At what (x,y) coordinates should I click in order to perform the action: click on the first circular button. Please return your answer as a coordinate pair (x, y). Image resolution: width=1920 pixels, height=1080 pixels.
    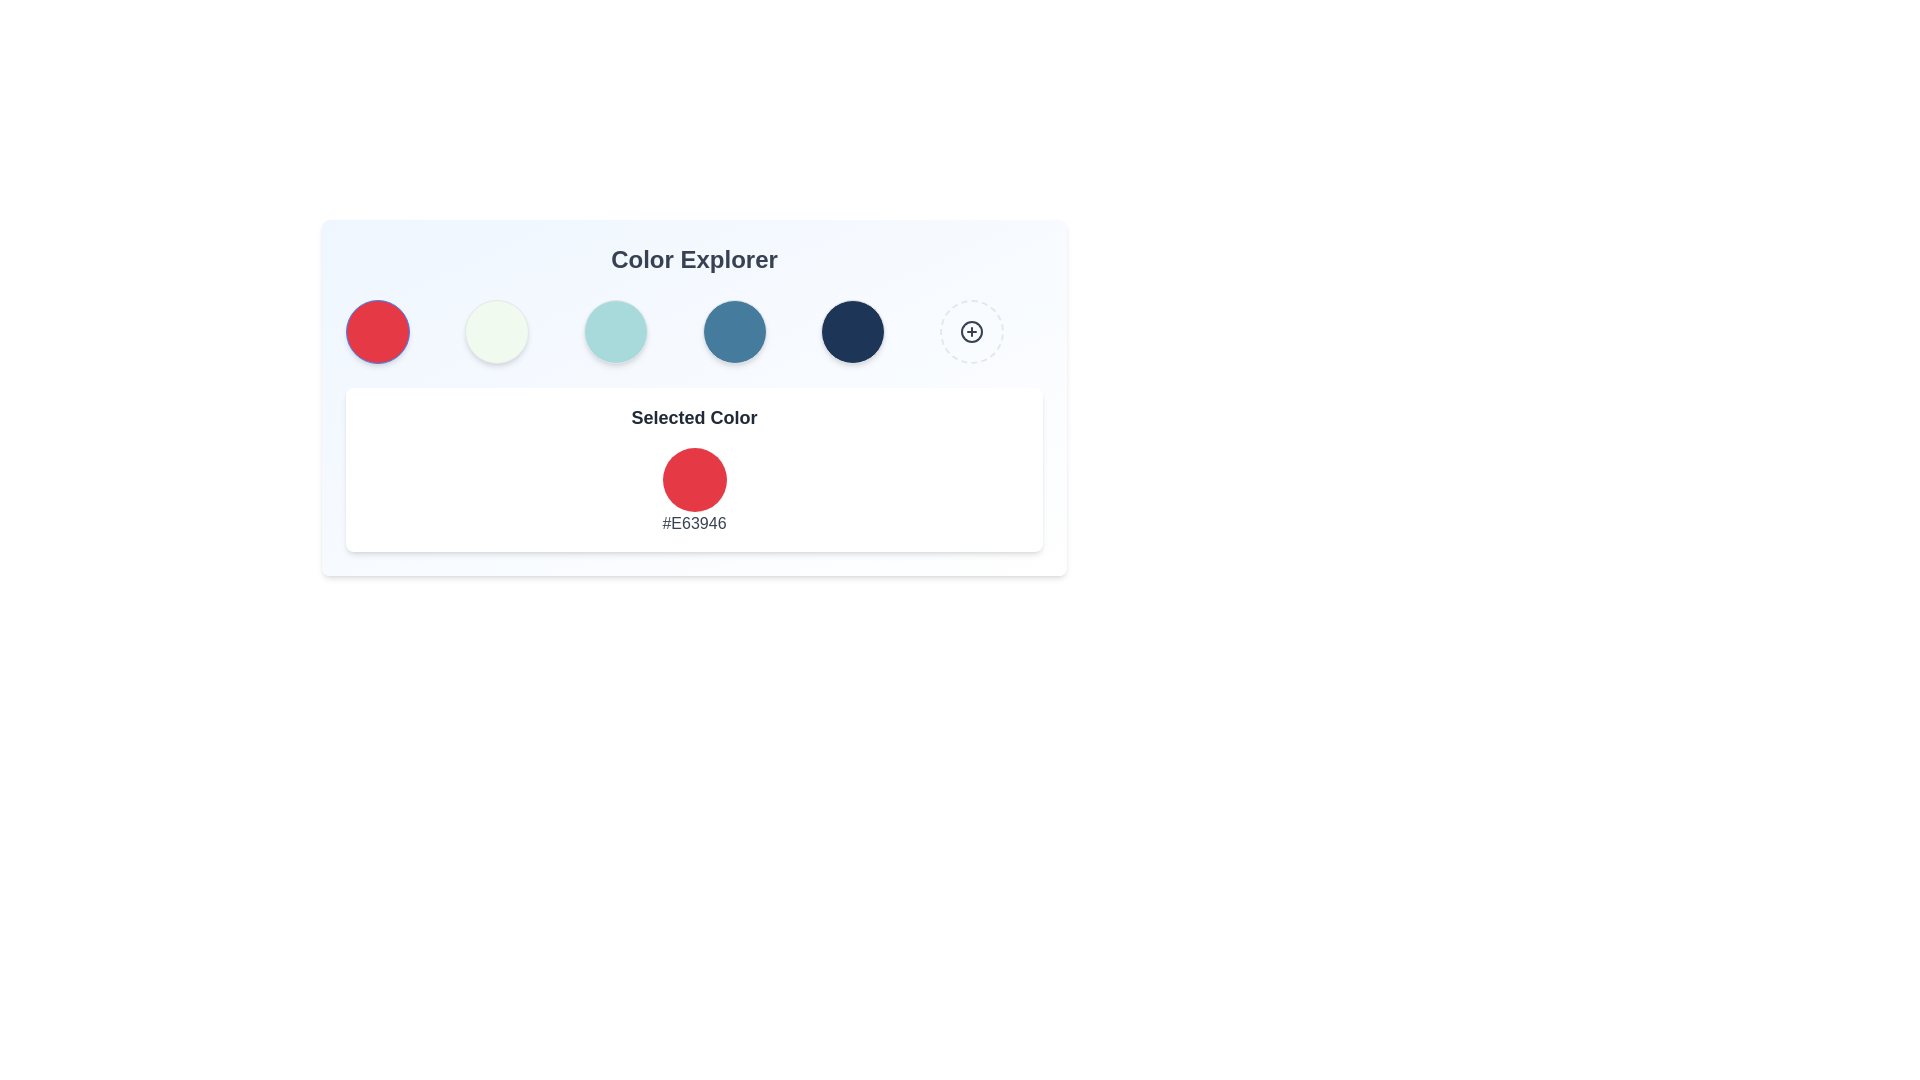
    Looking at the image, I should click on (378, 330).